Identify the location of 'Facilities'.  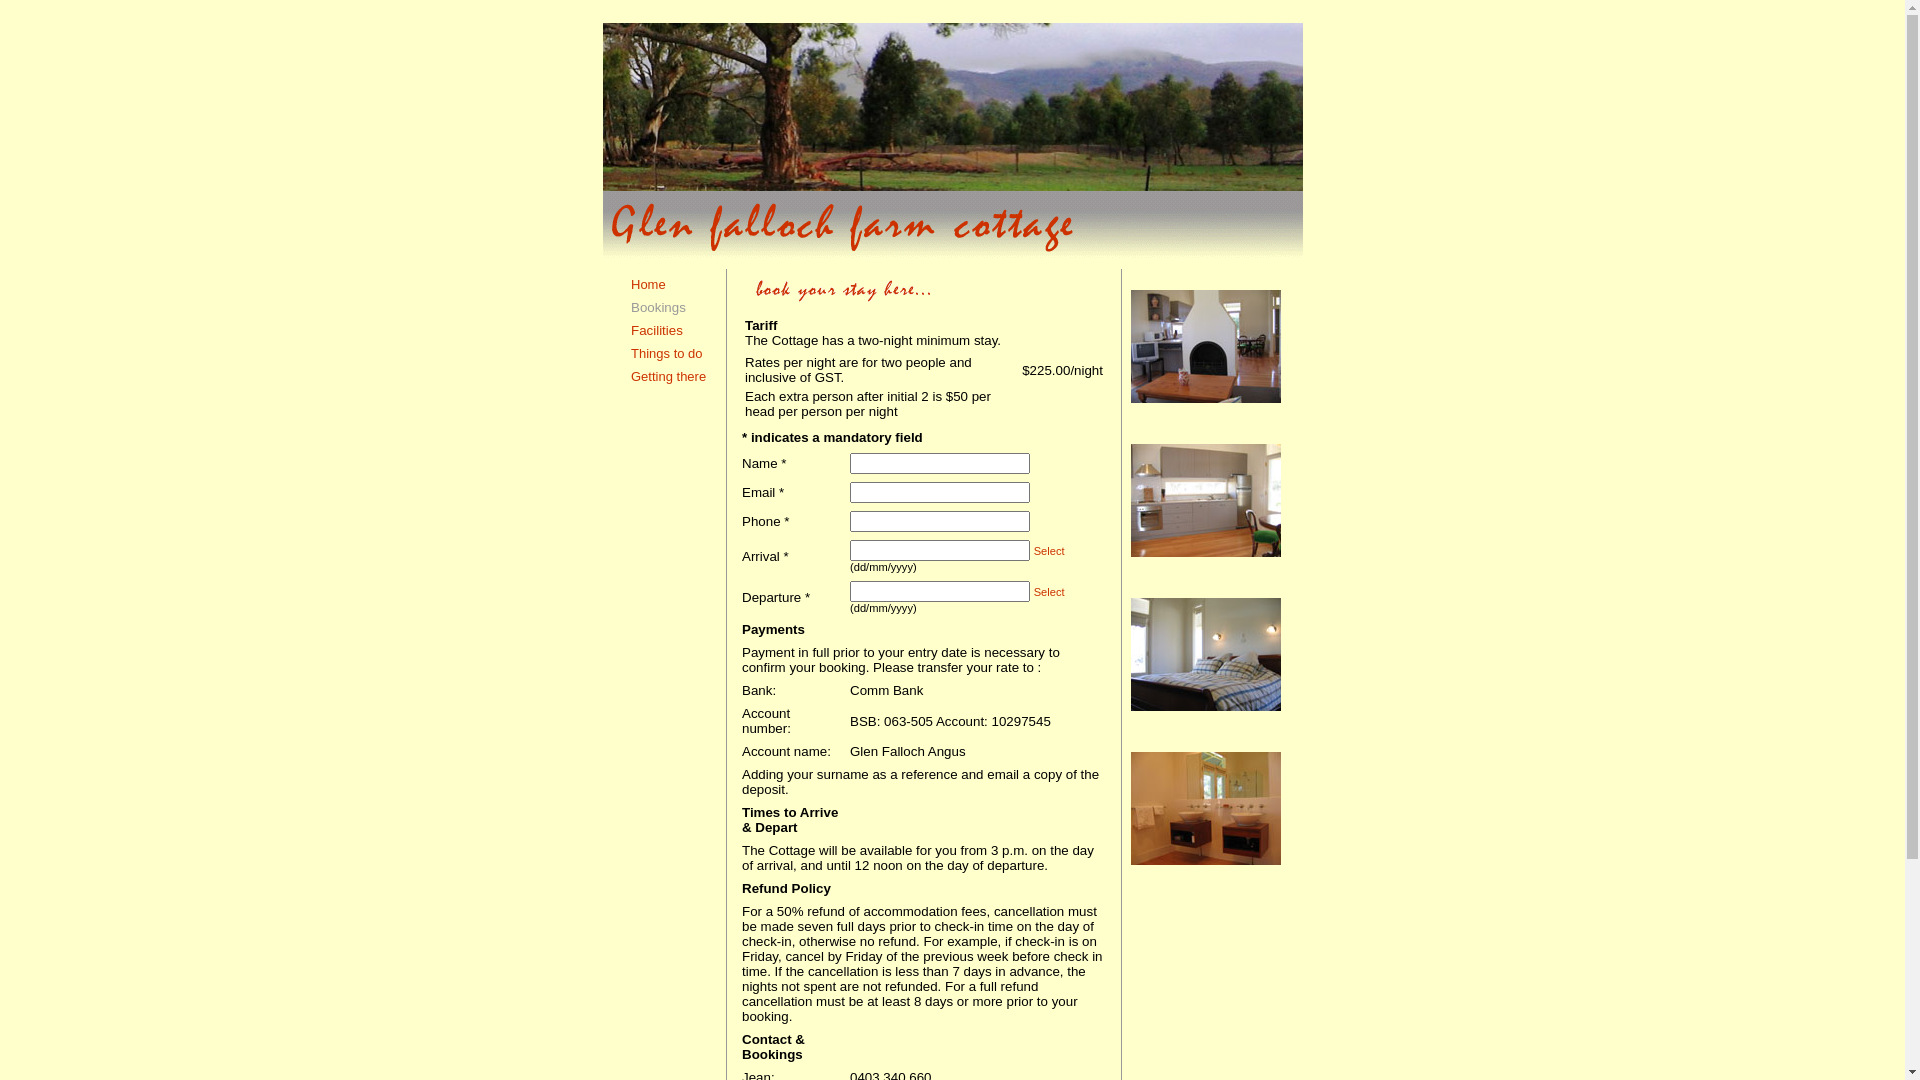
(657, 329).